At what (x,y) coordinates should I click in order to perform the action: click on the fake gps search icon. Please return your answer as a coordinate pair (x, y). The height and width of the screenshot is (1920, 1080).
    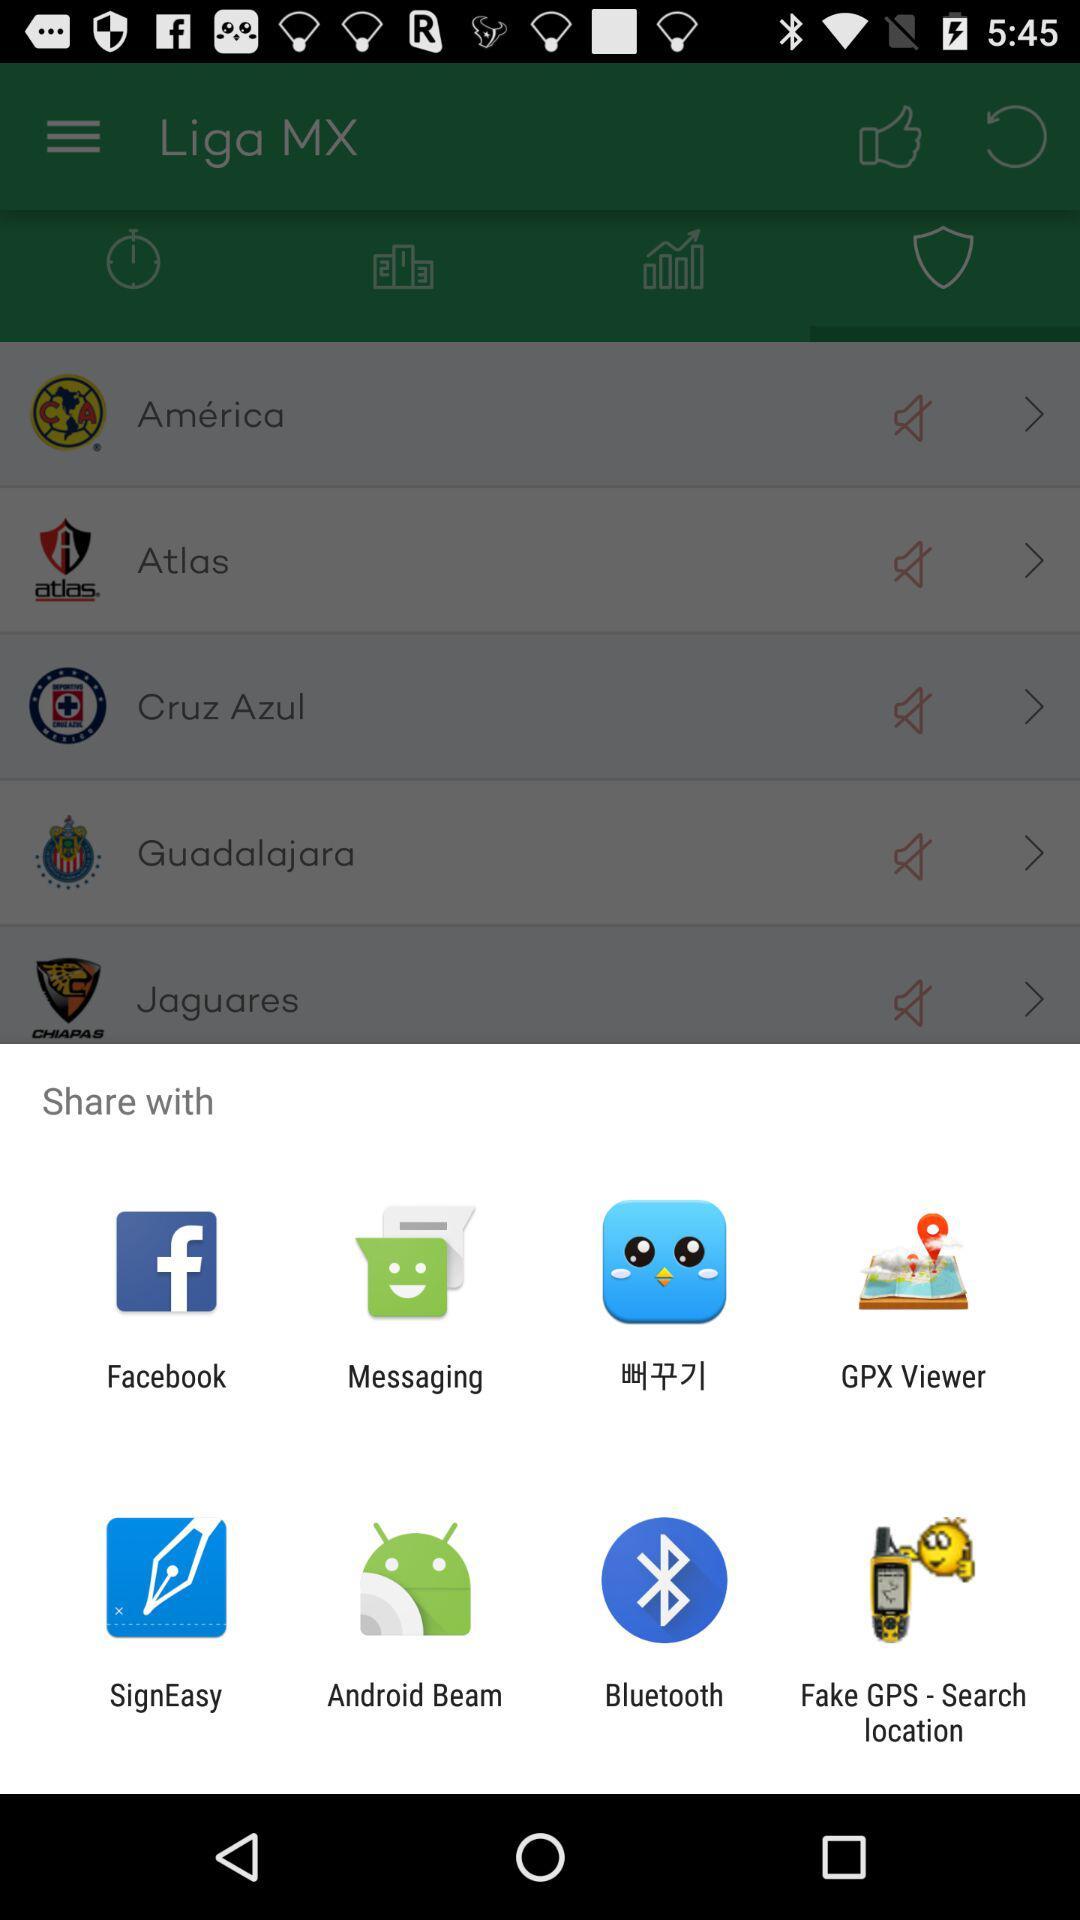
    Looking at the image, I should click on (913, 1711).